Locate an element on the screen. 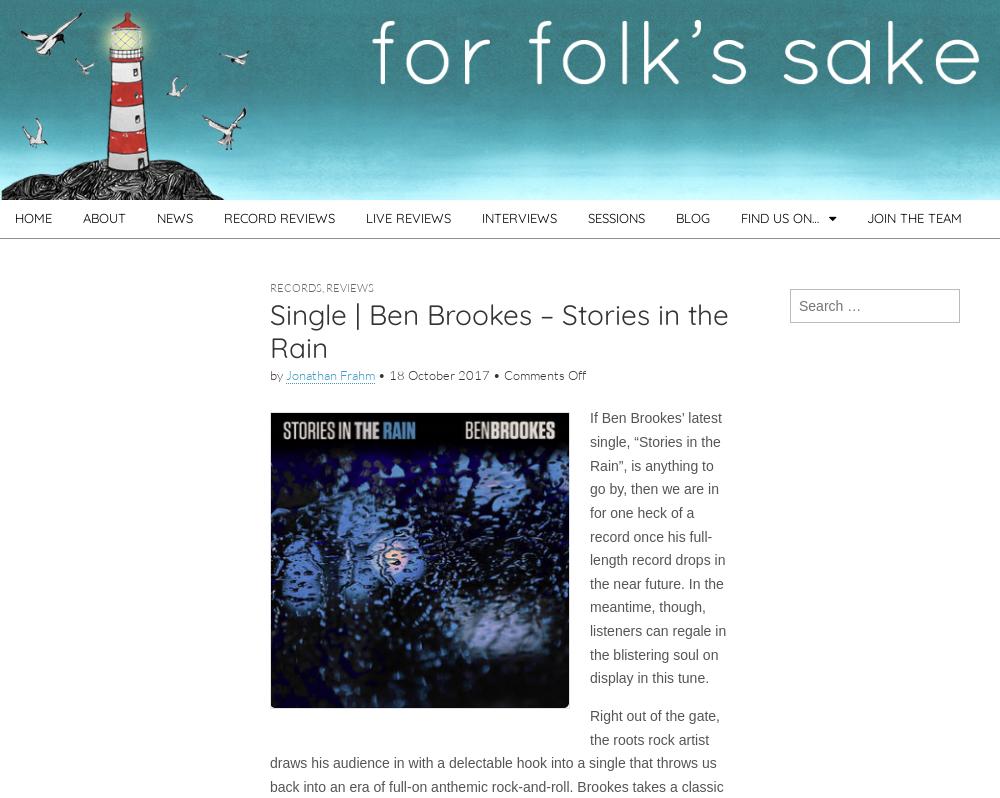 The image size is (1000, 798). 'Single | Ben Brookes – Stories in the Rain' is located at coordinates (498, 330).